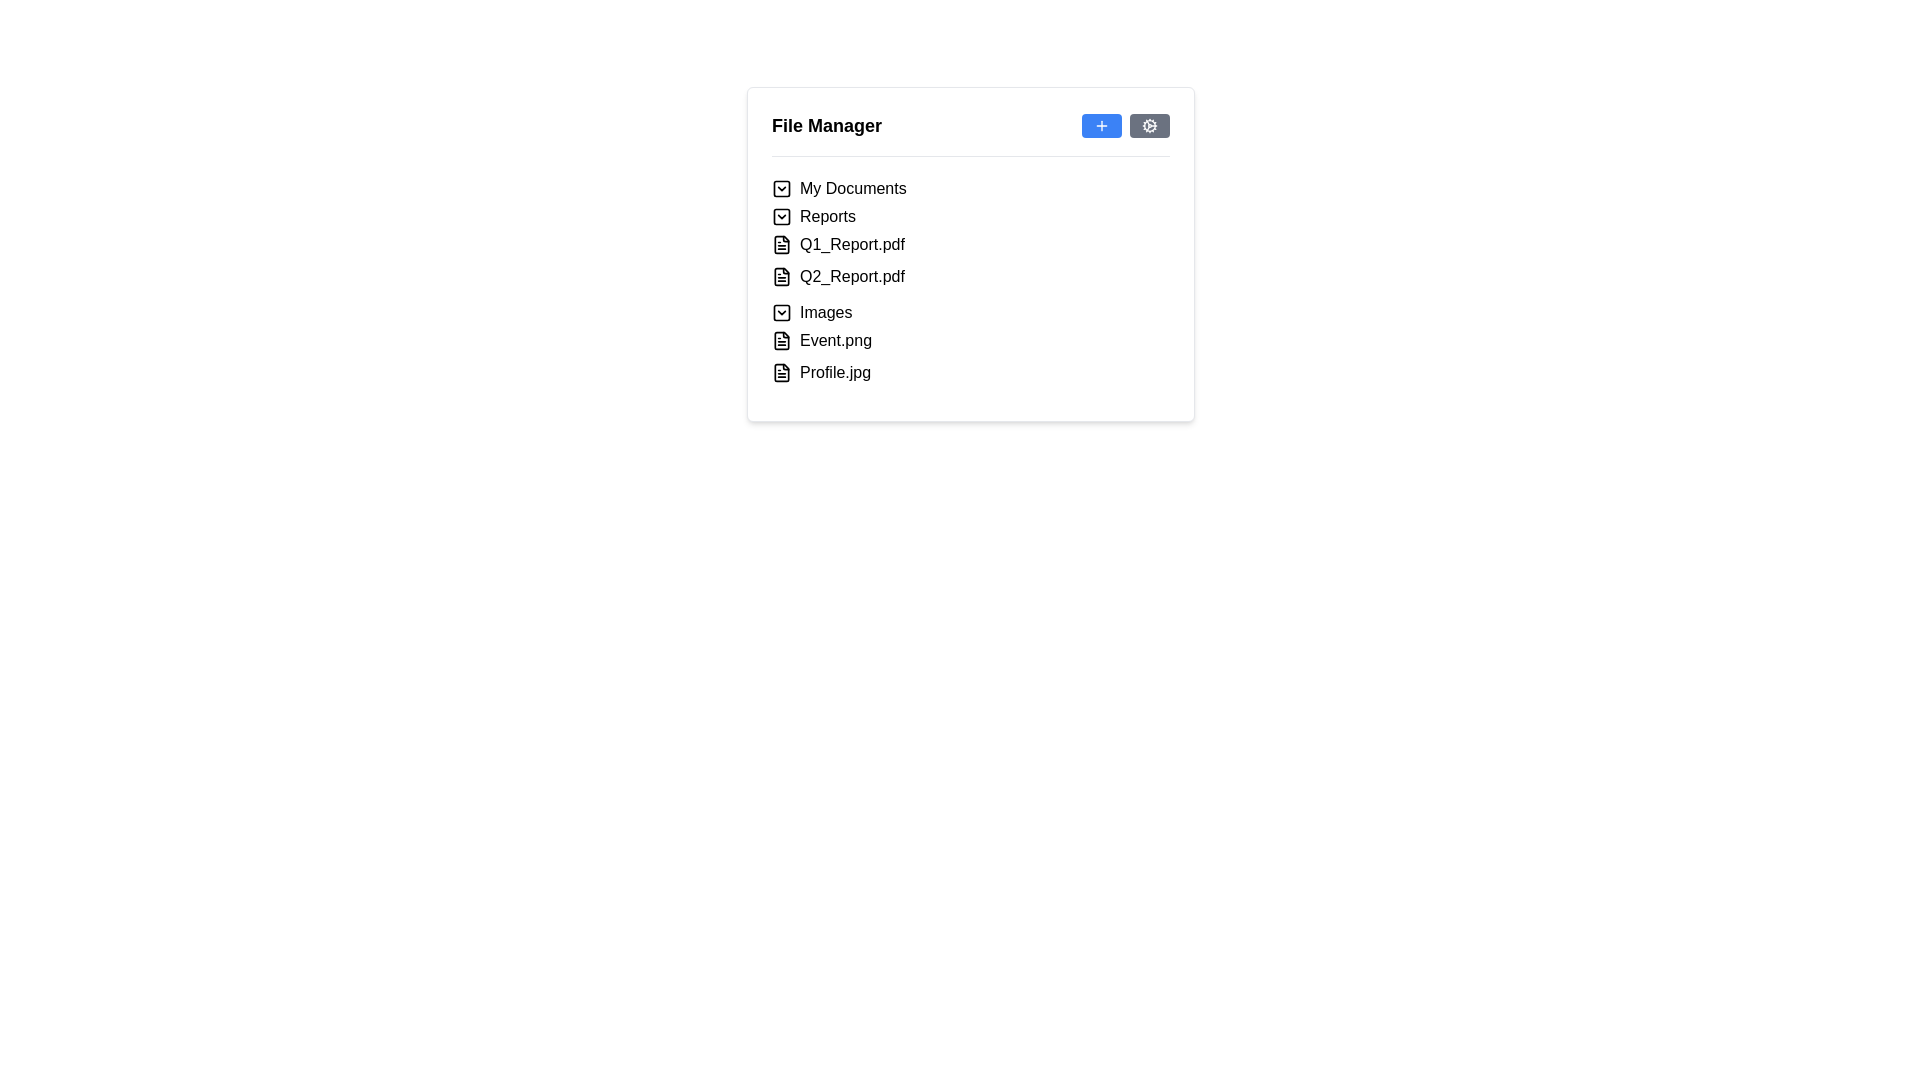 The height and width of the screenshot is (1080, 1920). Describe the element at coordinates (781, 312) in the screenshot. I see `the Toggle icon or dropdown indicator, which is a small square icon with a downward-pointing chevron, located to the left of the 'Images' label in the file manager's hierarchical list` at that location.